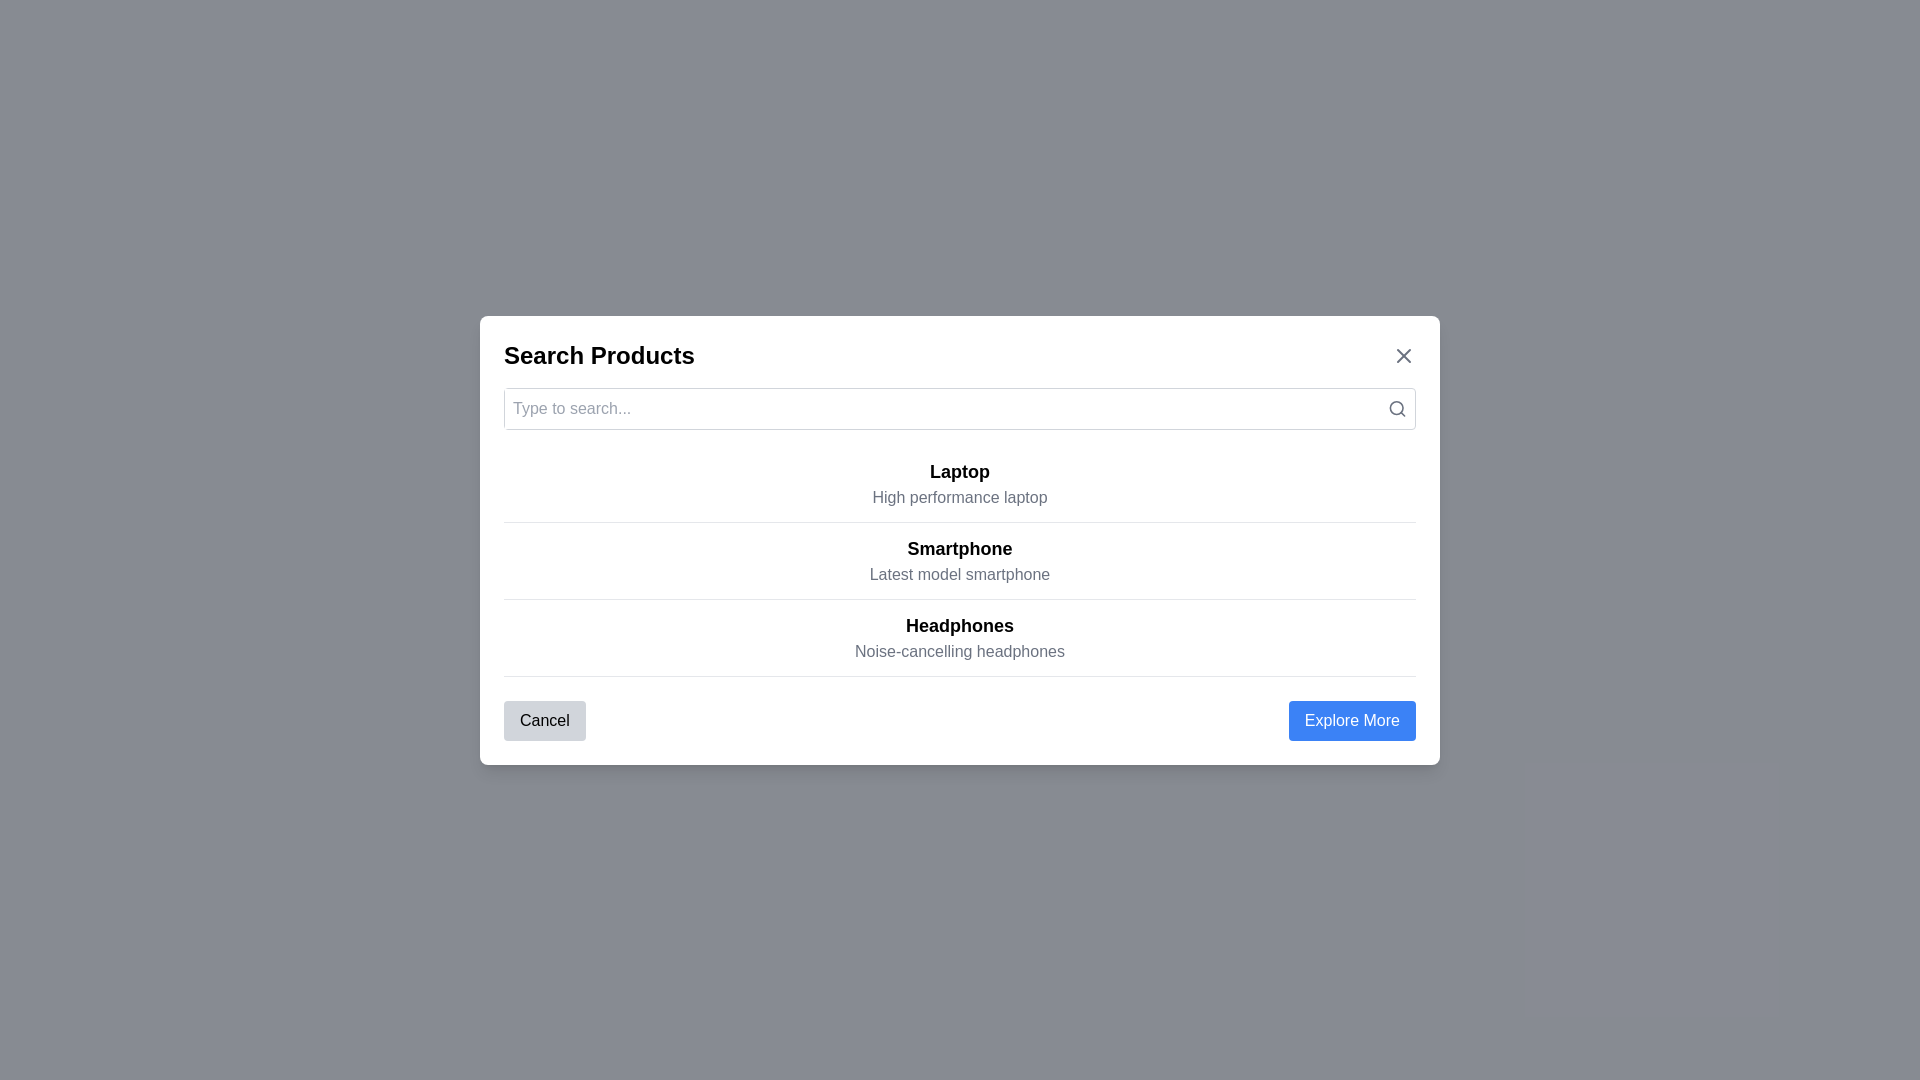  Describe the element at coordinates (1402, 354) in the screenshot. I see `the Close button icon located in the top-right corner of the modal dialog` at that location.